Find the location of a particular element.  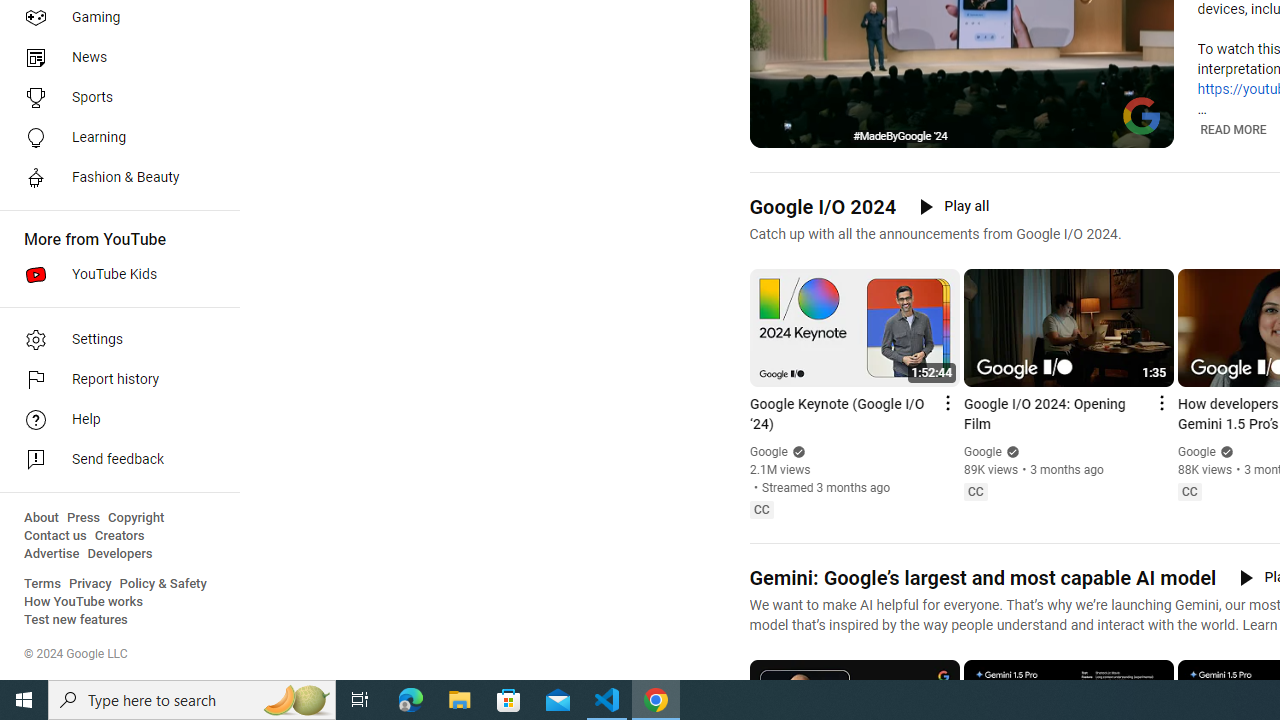

'Fashion & Beauty' is located at coordinates (112, 176).